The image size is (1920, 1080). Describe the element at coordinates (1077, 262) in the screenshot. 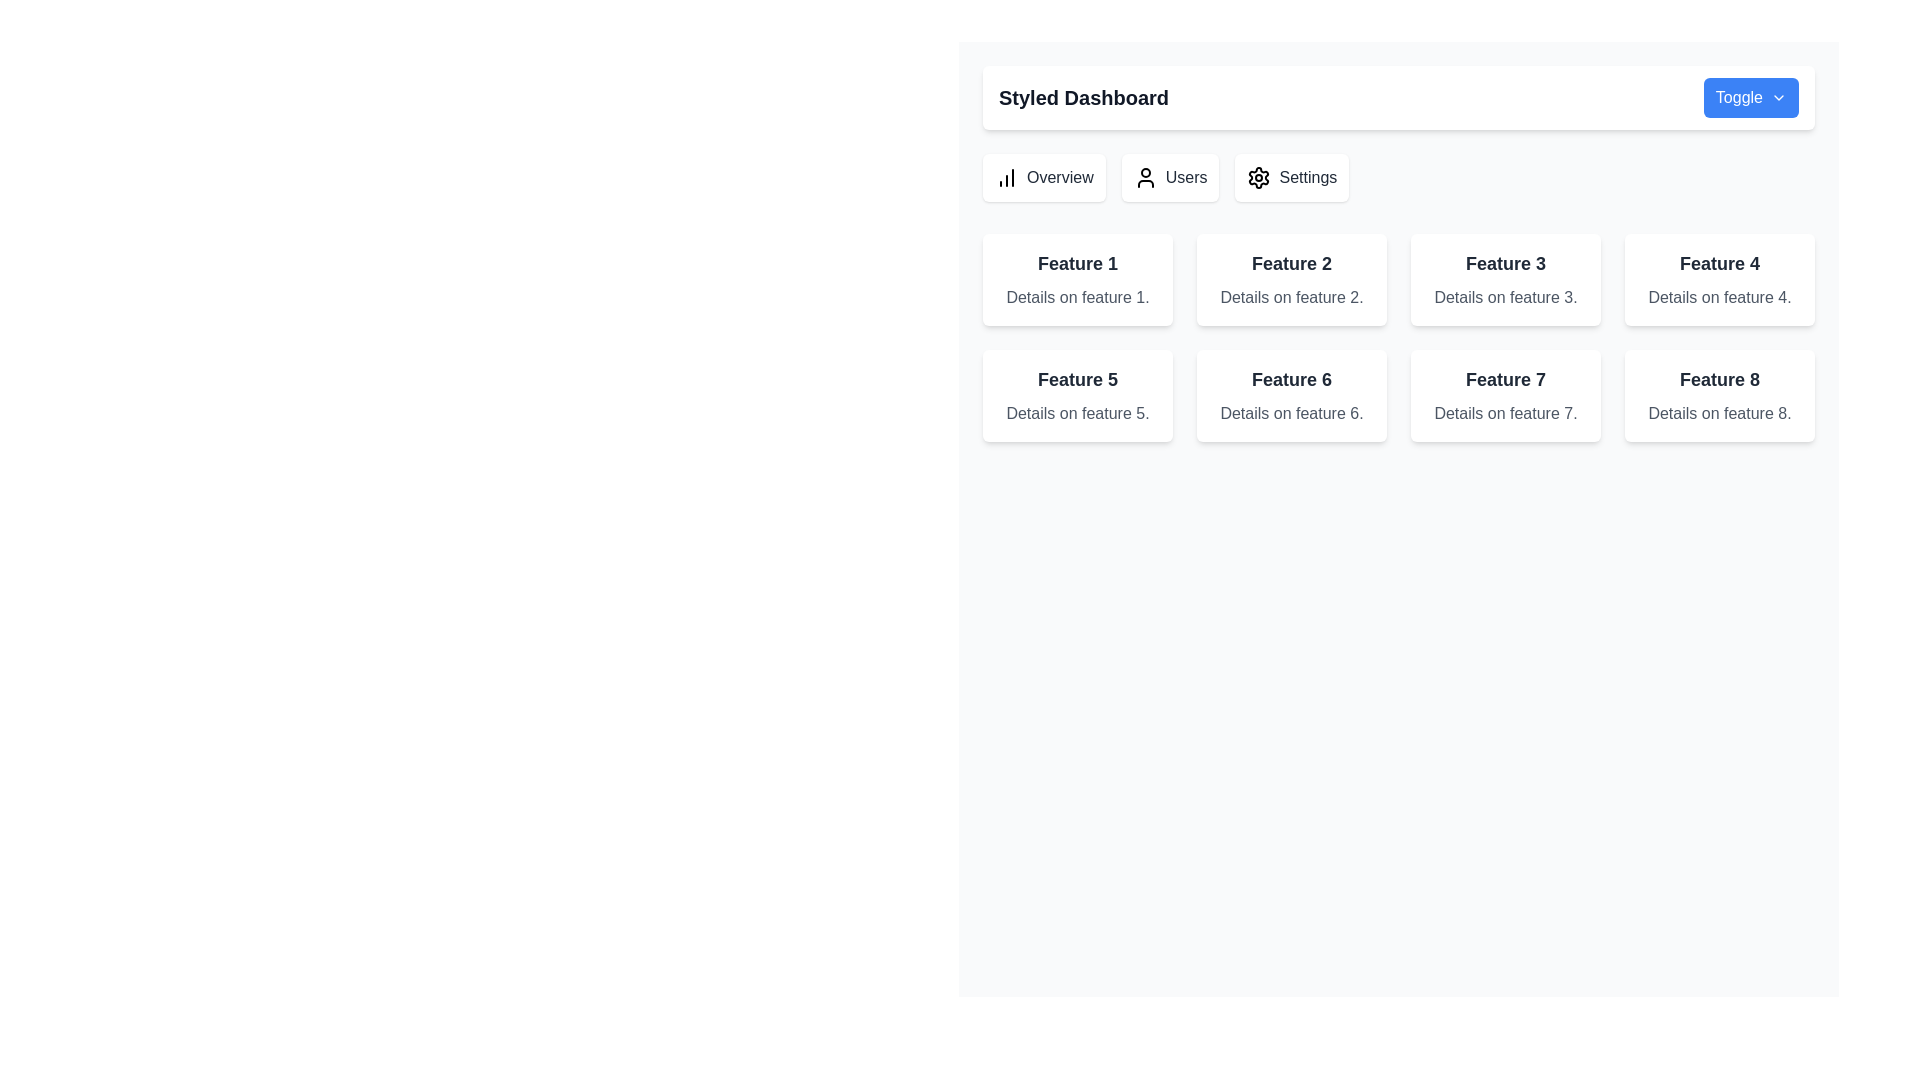

I see `text from the bold text label displaying 'Feature 1', which is centrally aligned above the descriptive text 'Details on feature 1'` at that location.